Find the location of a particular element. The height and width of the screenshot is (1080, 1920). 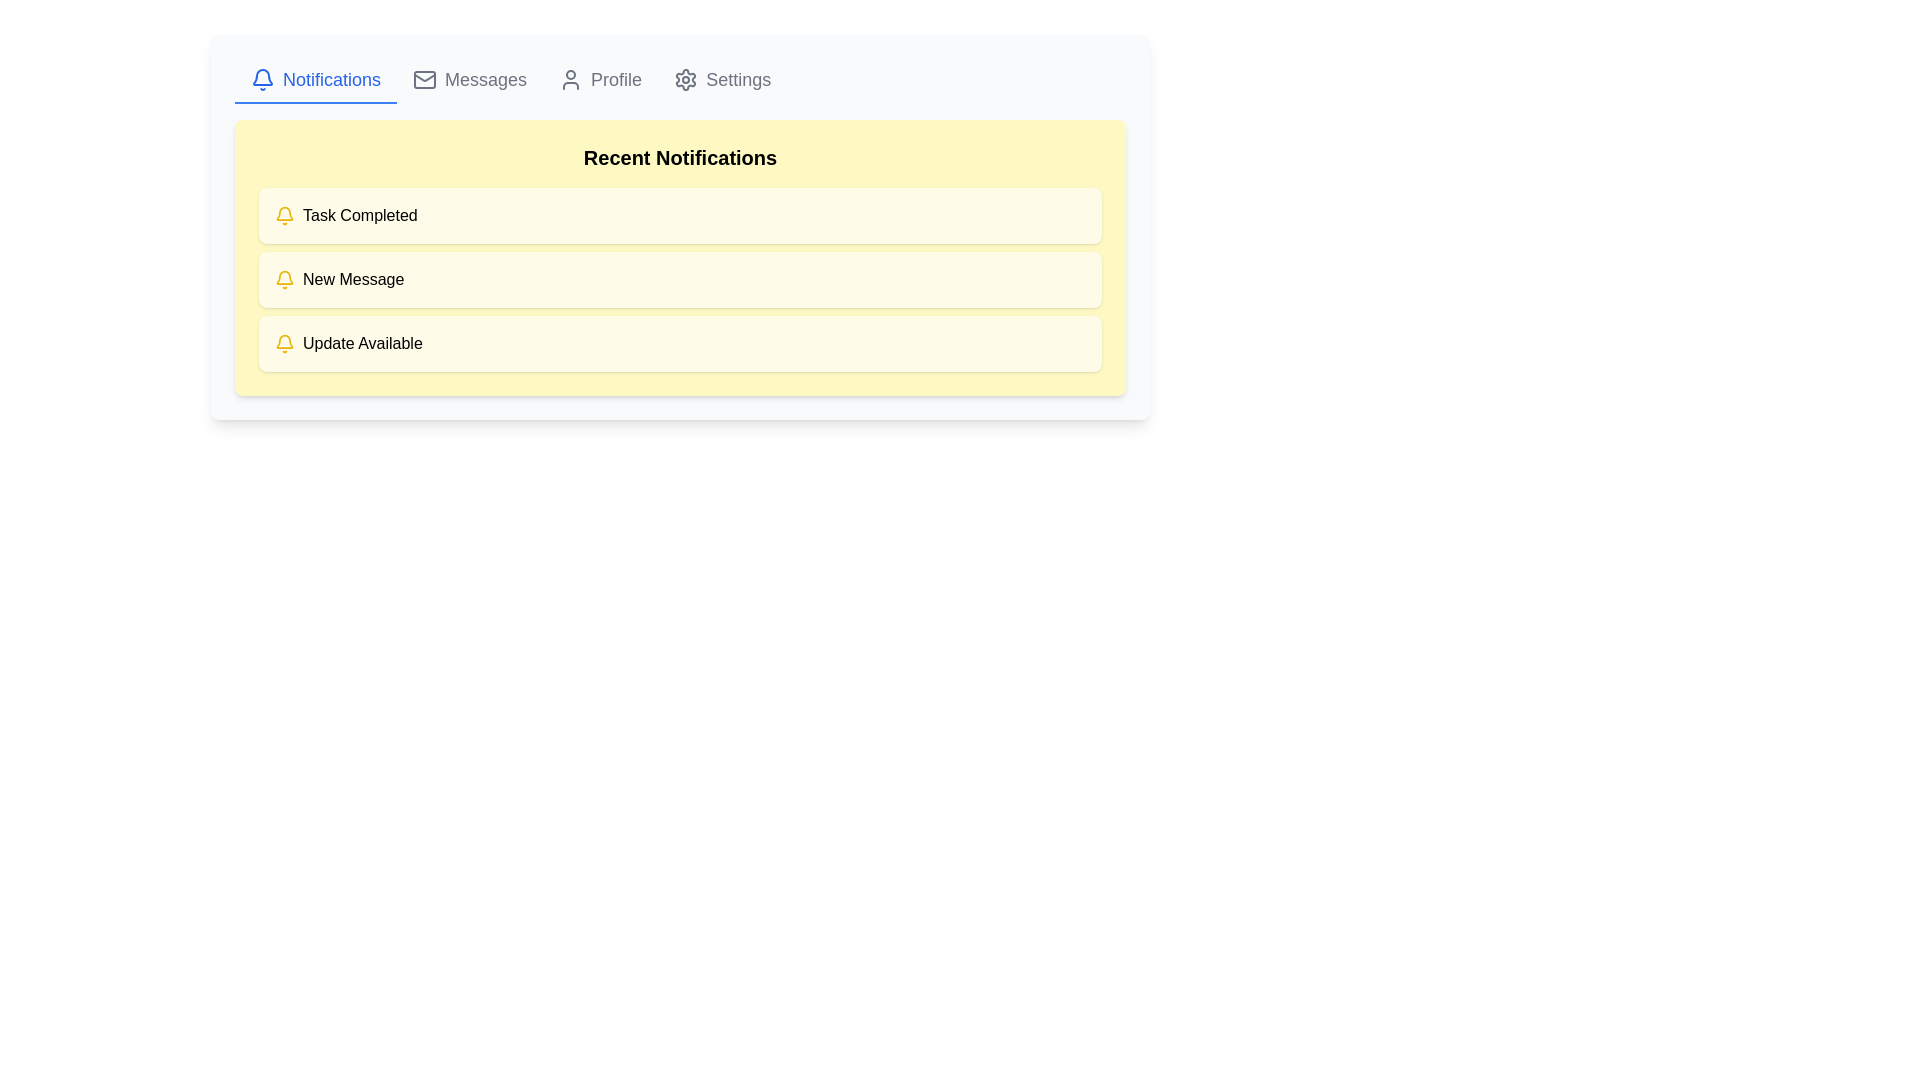

the rectangular shape with rounded corners representing the main body of the envelope icon located in the navigation section, centered horizontally between the 'Notifications' and 'Profile' icons is located at coordinates (424, 79).